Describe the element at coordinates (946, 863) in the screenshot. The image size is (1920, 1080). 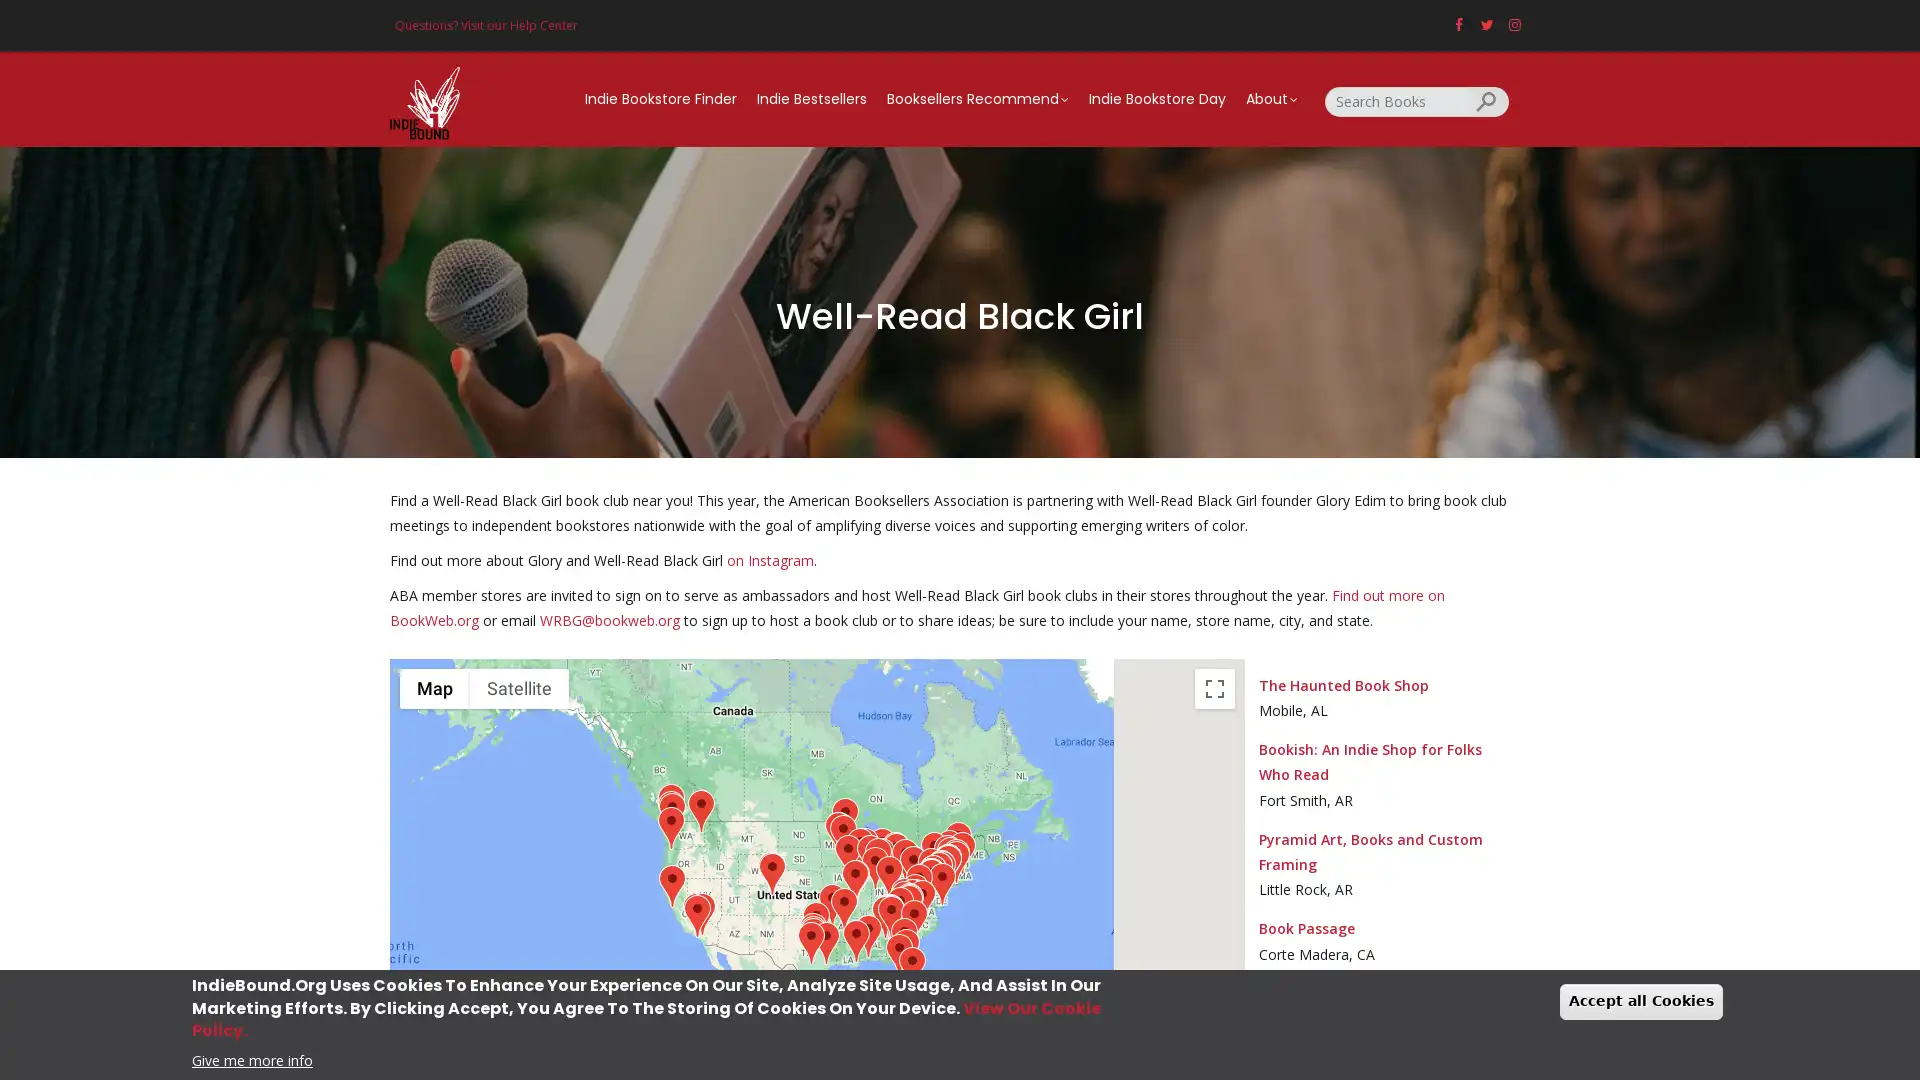
I see `Boogie Down Books` at that location.